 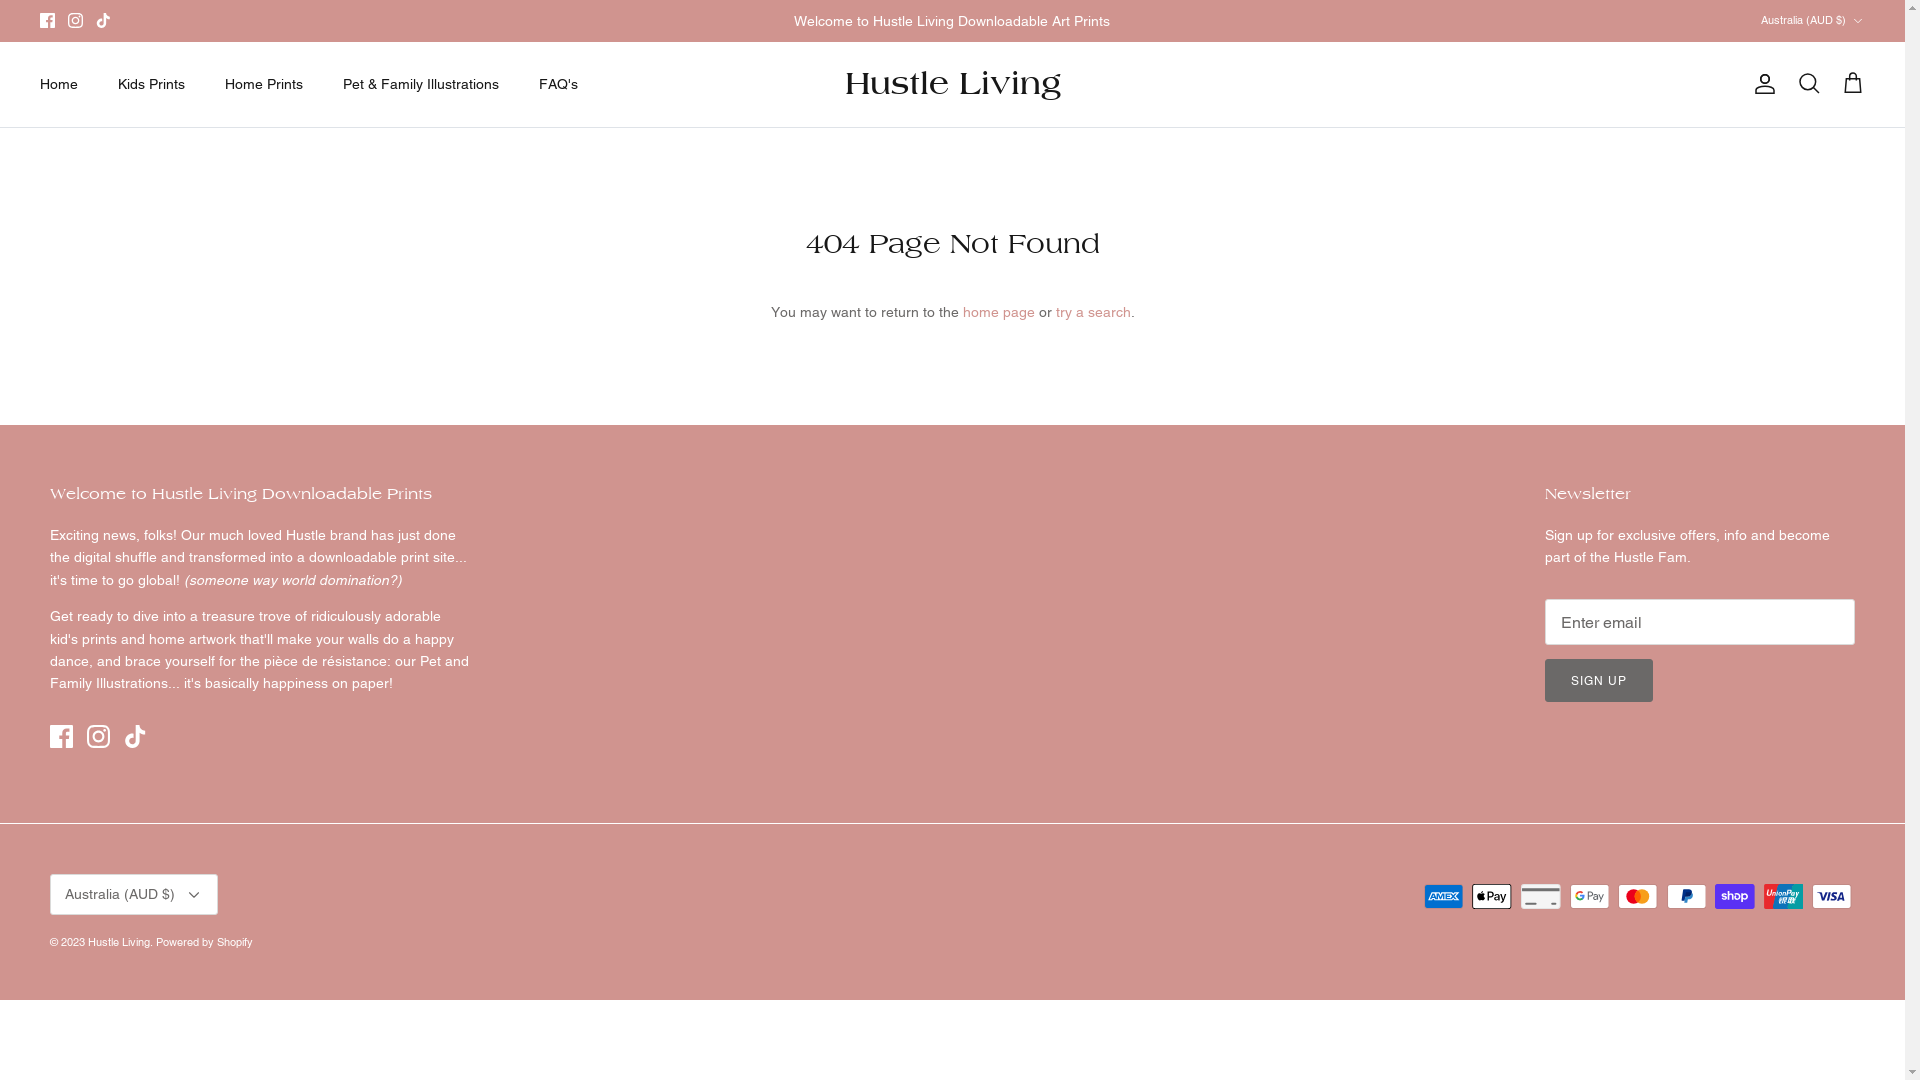 What do you see at coordinates (1761, 83) in the screenshot?
I see `'Account'` at bounding box center [1761, 83].